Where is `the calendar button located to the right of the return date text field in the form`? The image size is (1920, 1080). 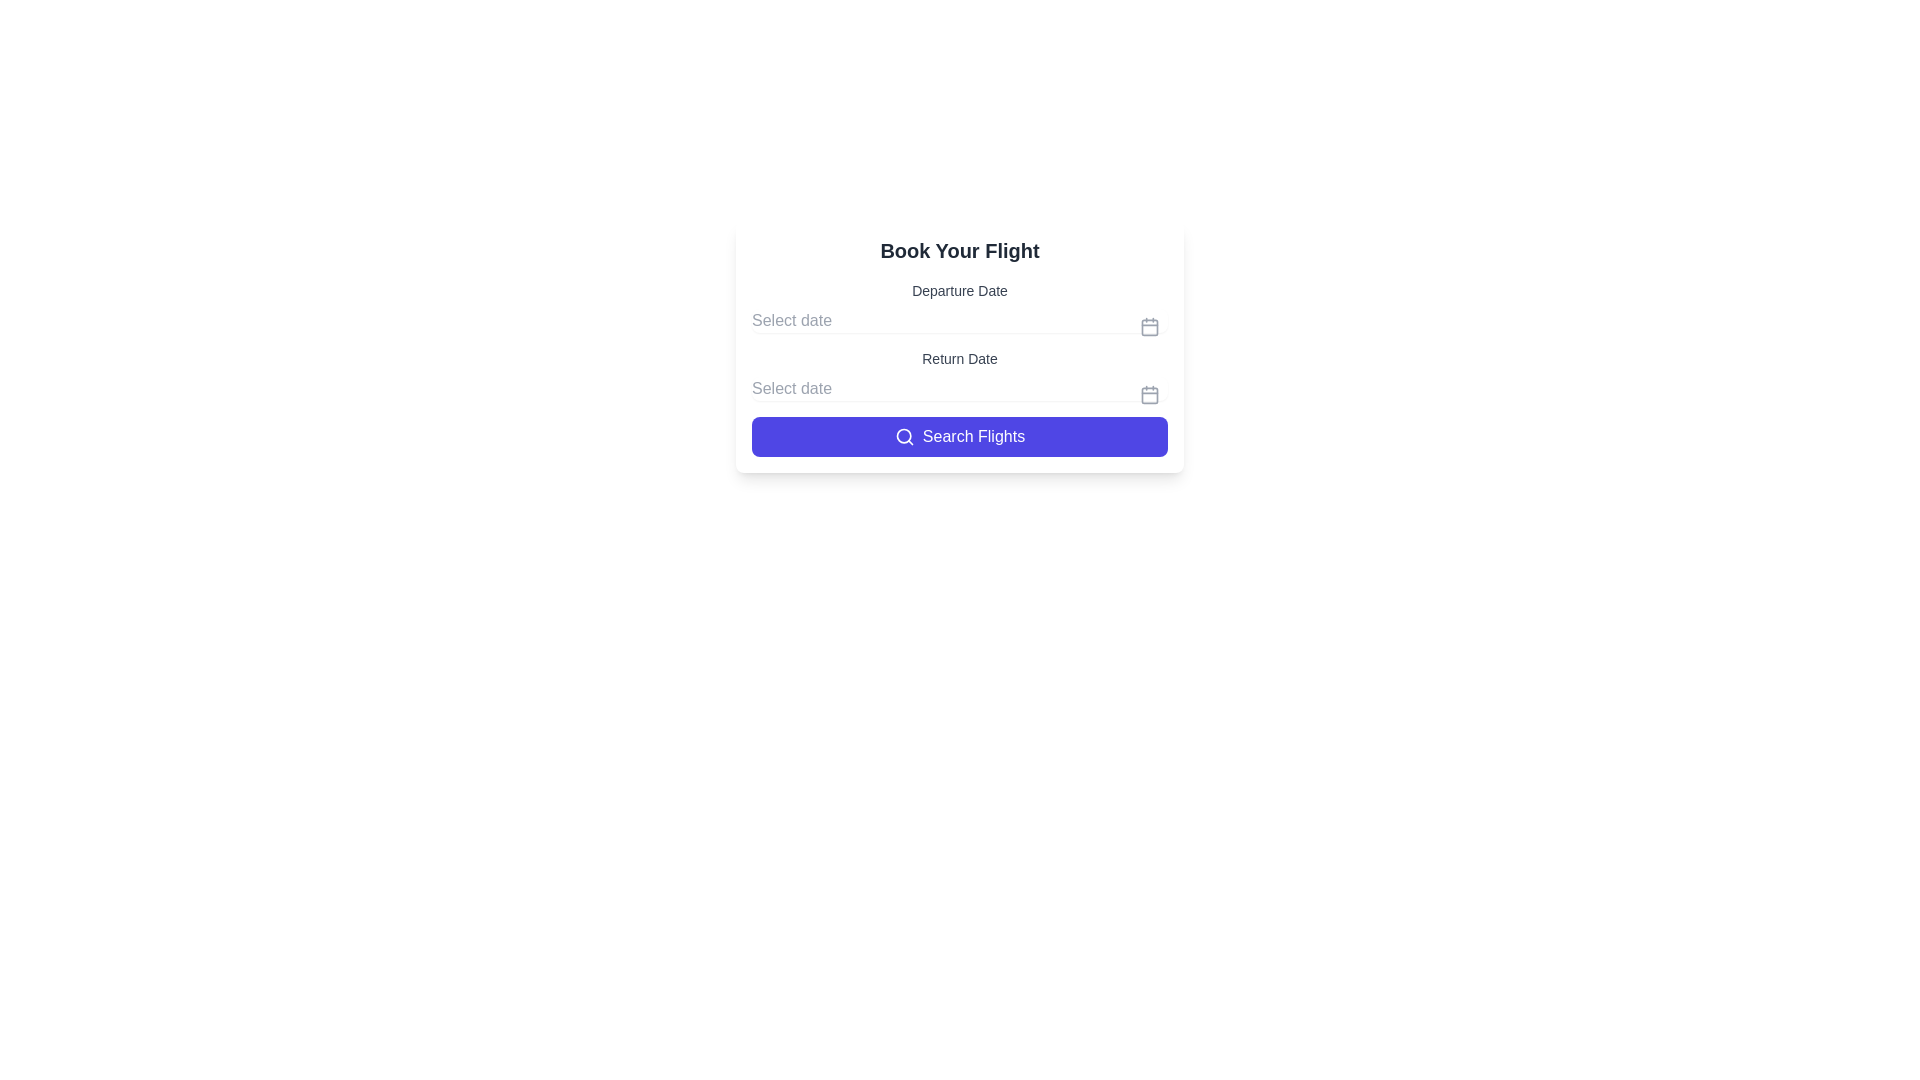 the calendar button located to the right of the return date text field in the form is located at coordinates (1150, 394).